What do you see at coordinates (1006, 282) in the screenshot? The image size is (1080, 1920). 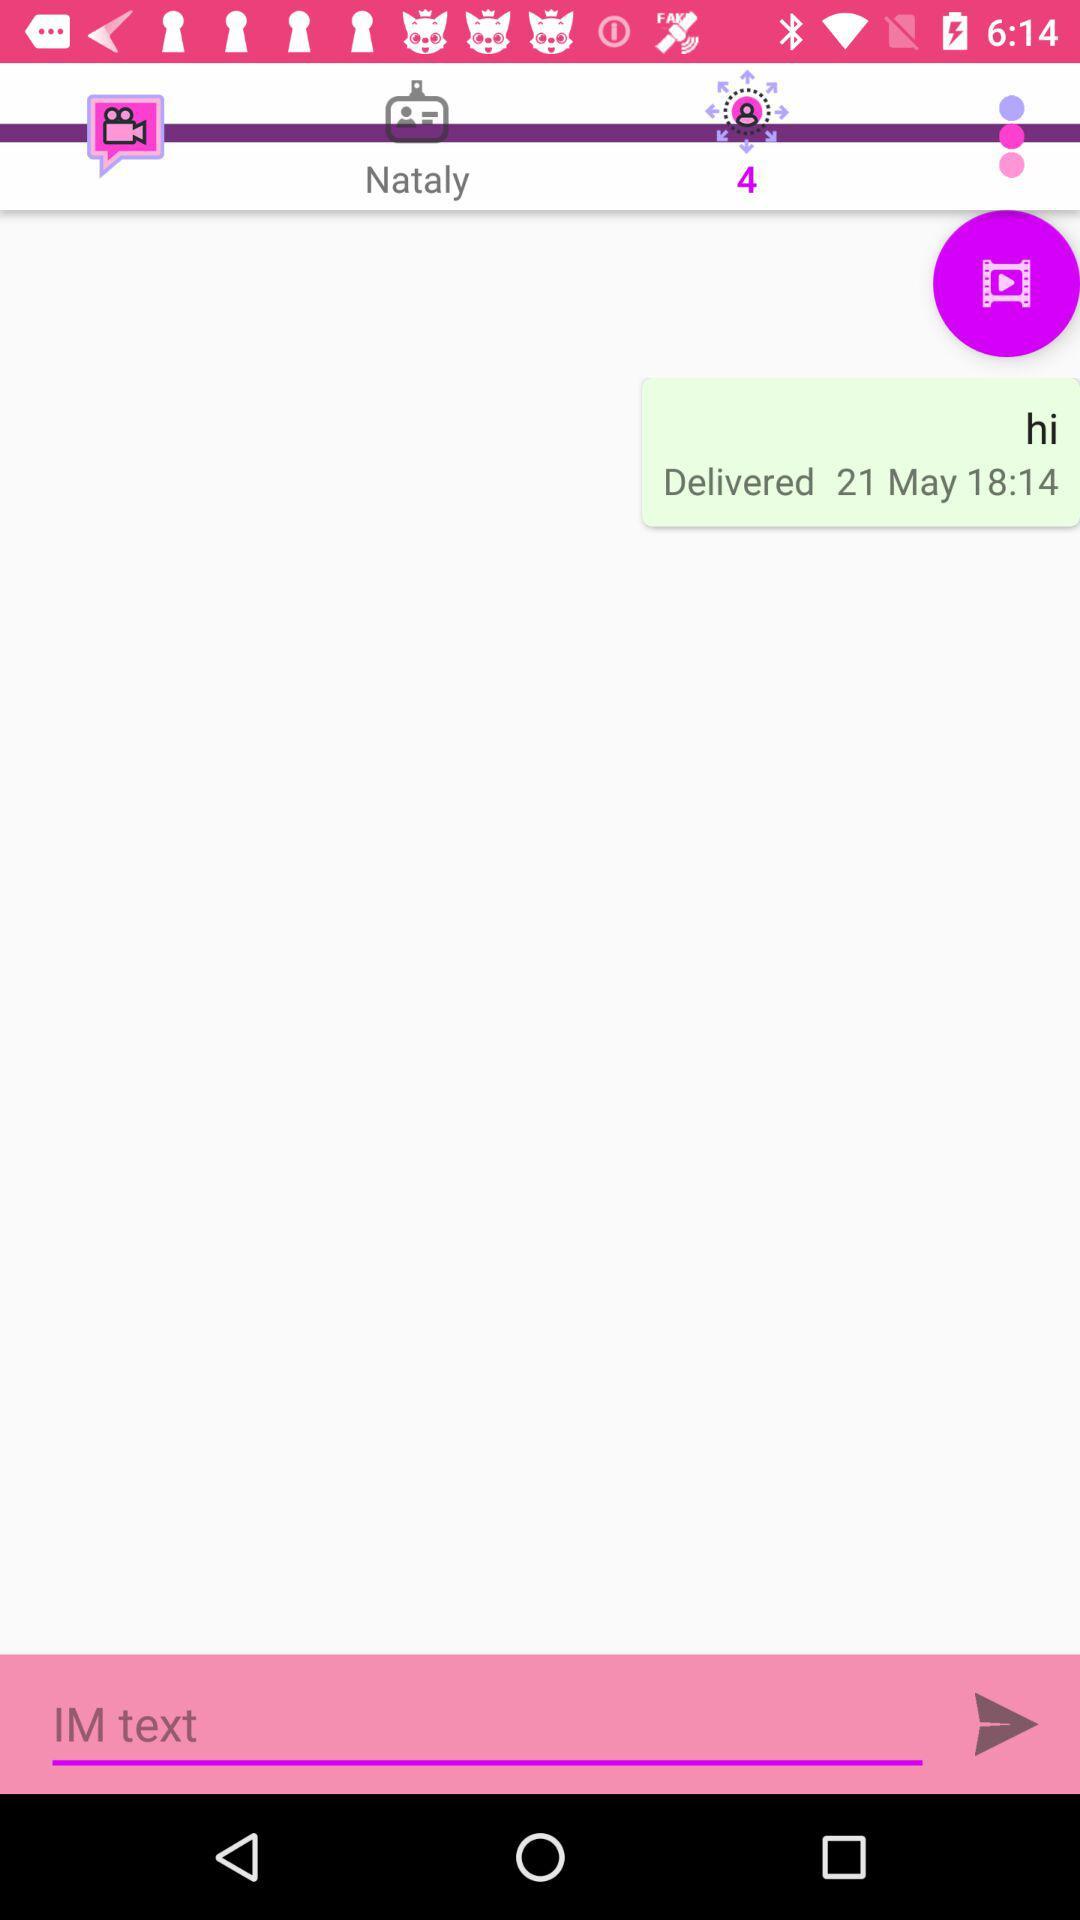 I see `video` at bounding box center [1006, 282].